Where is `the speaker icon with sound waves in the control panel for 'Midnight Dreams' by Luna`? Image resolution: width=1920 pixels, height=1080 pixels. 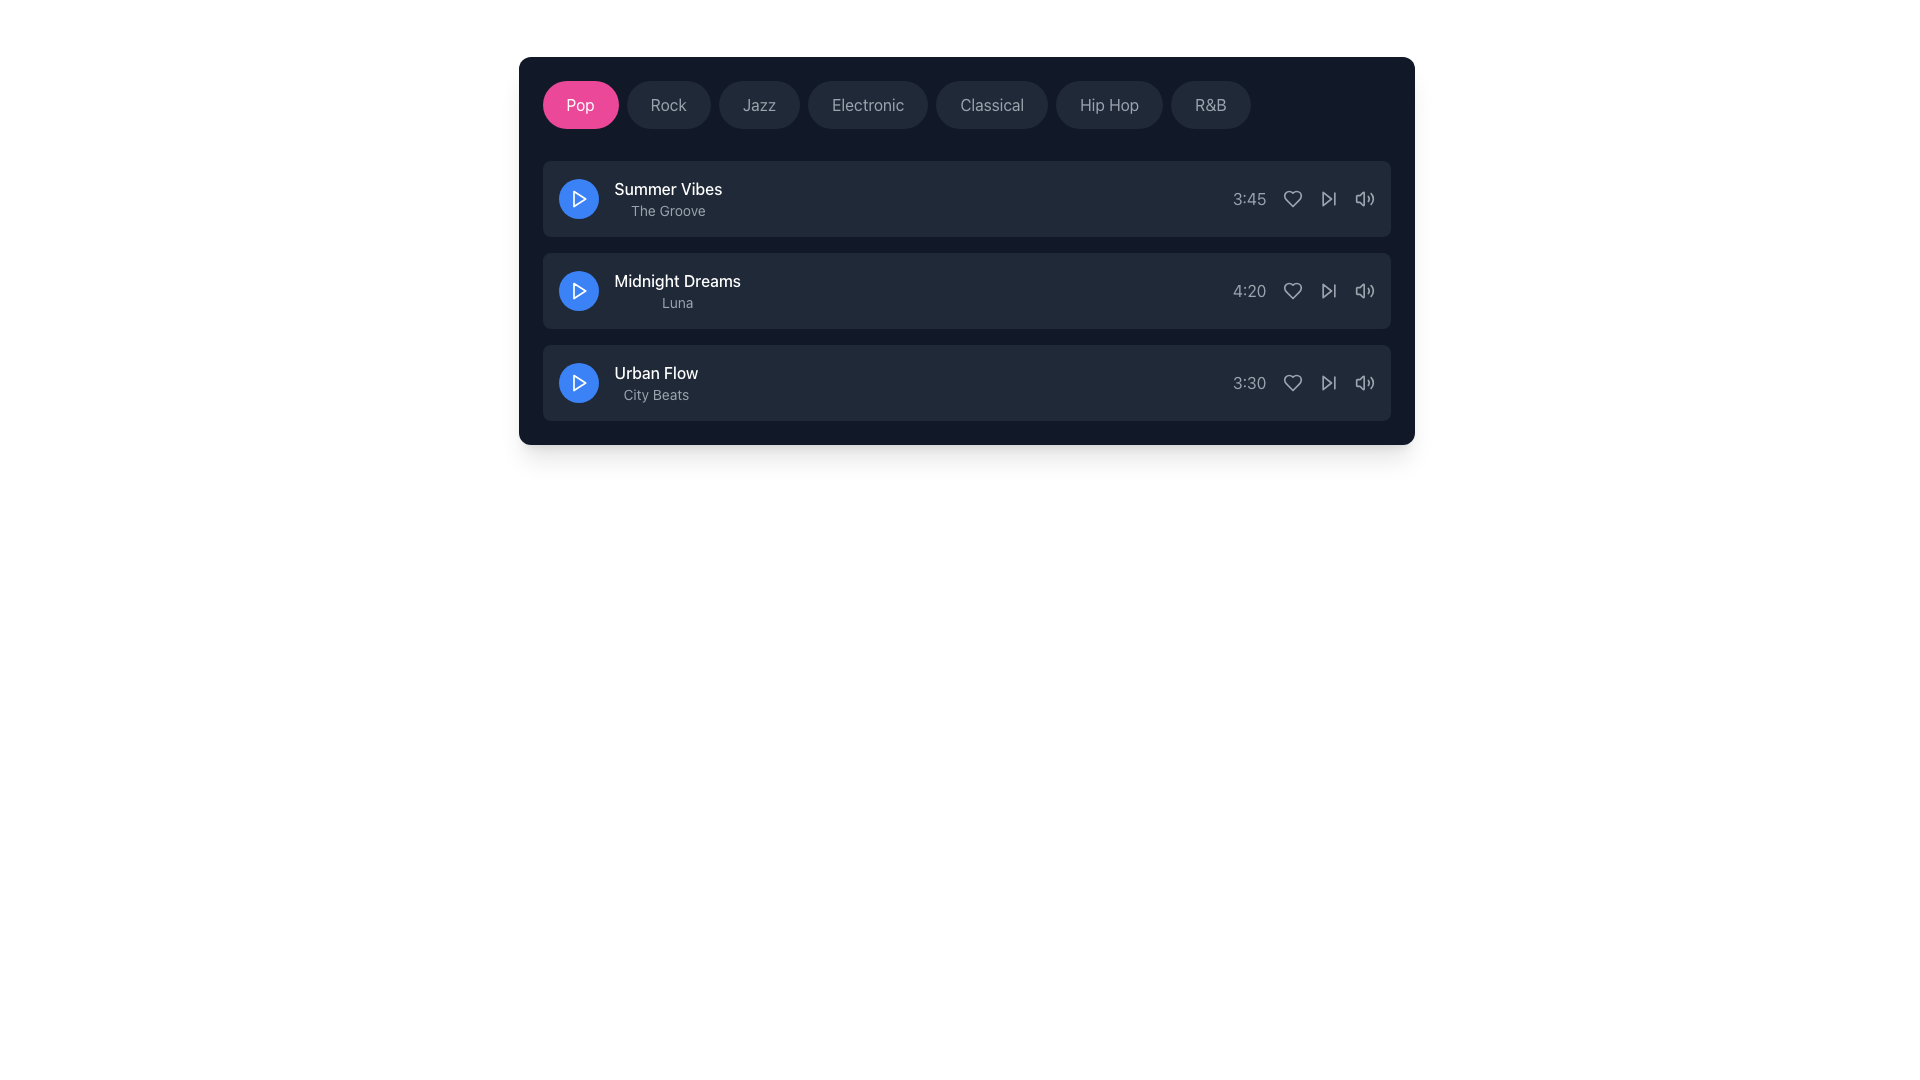
the speaker icon with sound waves in the control panel for 'Midnight Dreams' by Luna is located at coordinates (1359, 290).